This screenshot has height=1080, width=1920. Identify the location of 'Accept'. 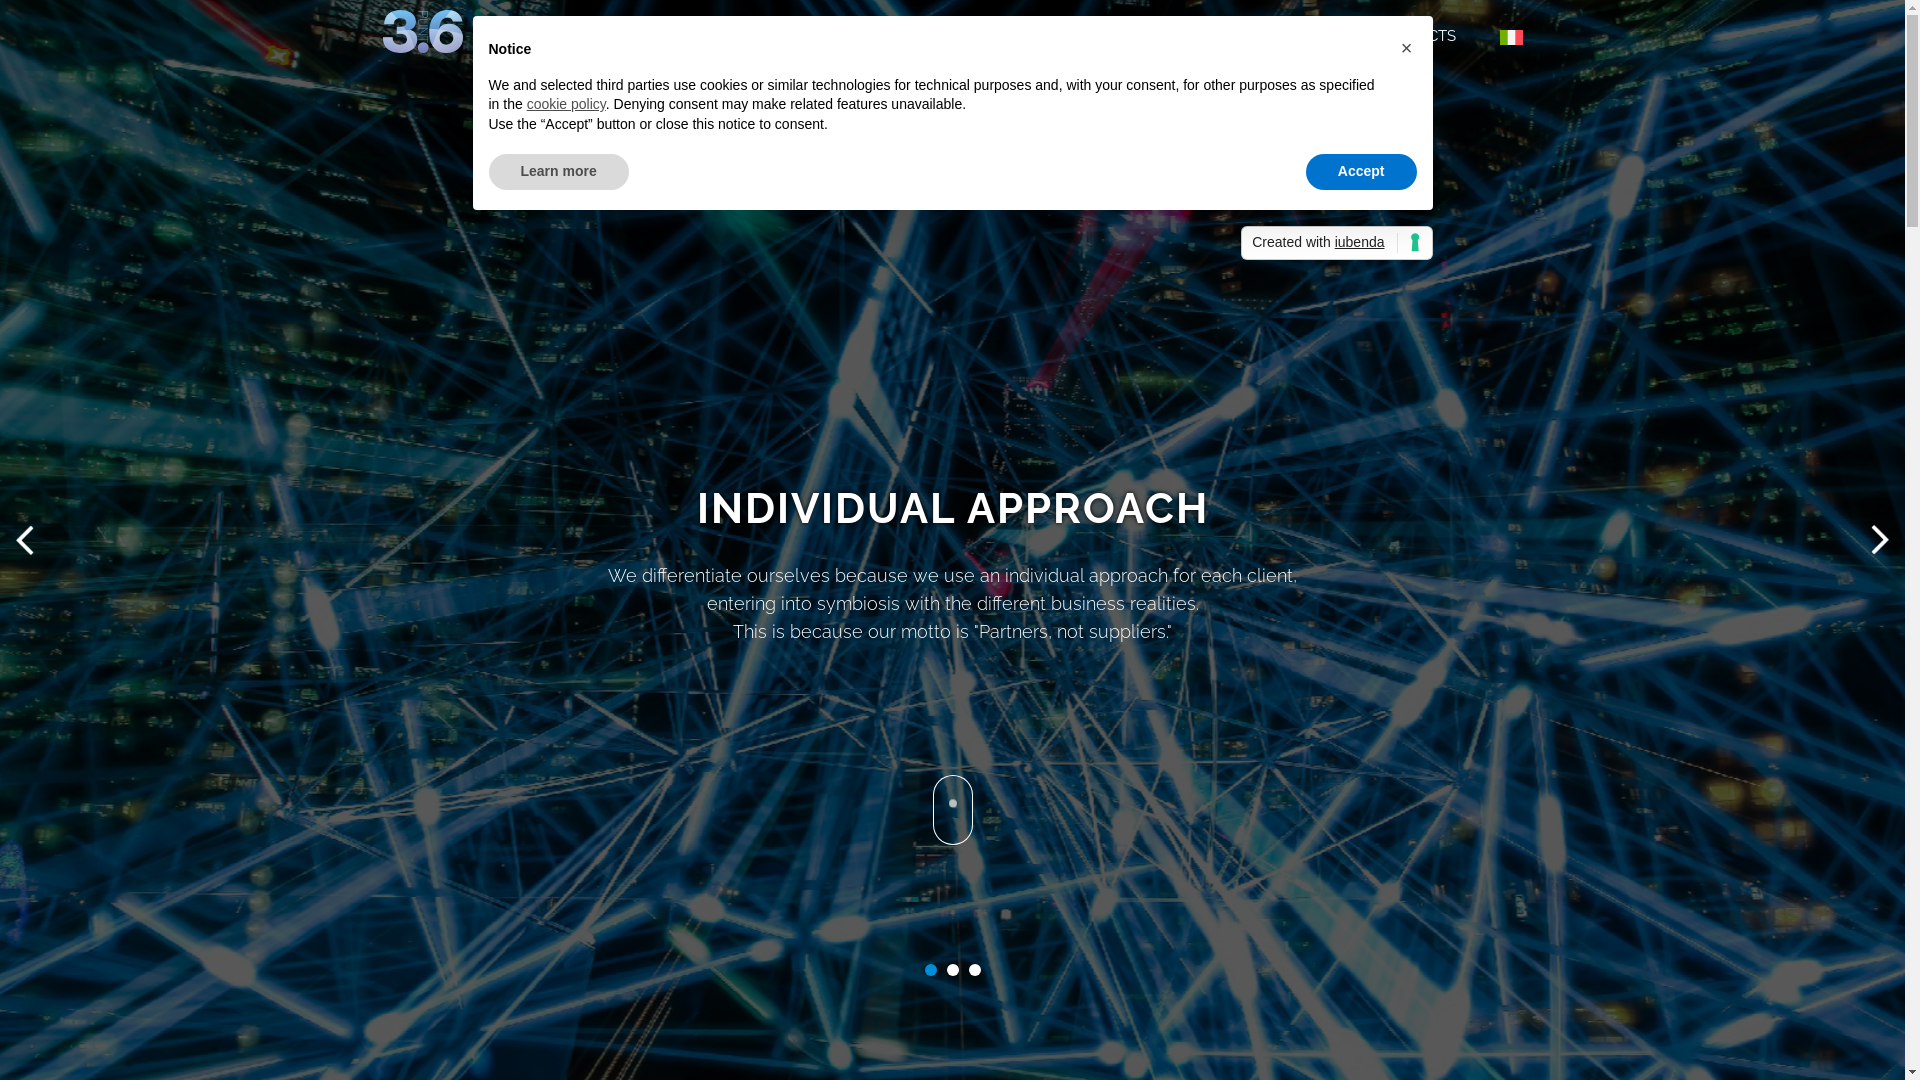
(1305, 171).